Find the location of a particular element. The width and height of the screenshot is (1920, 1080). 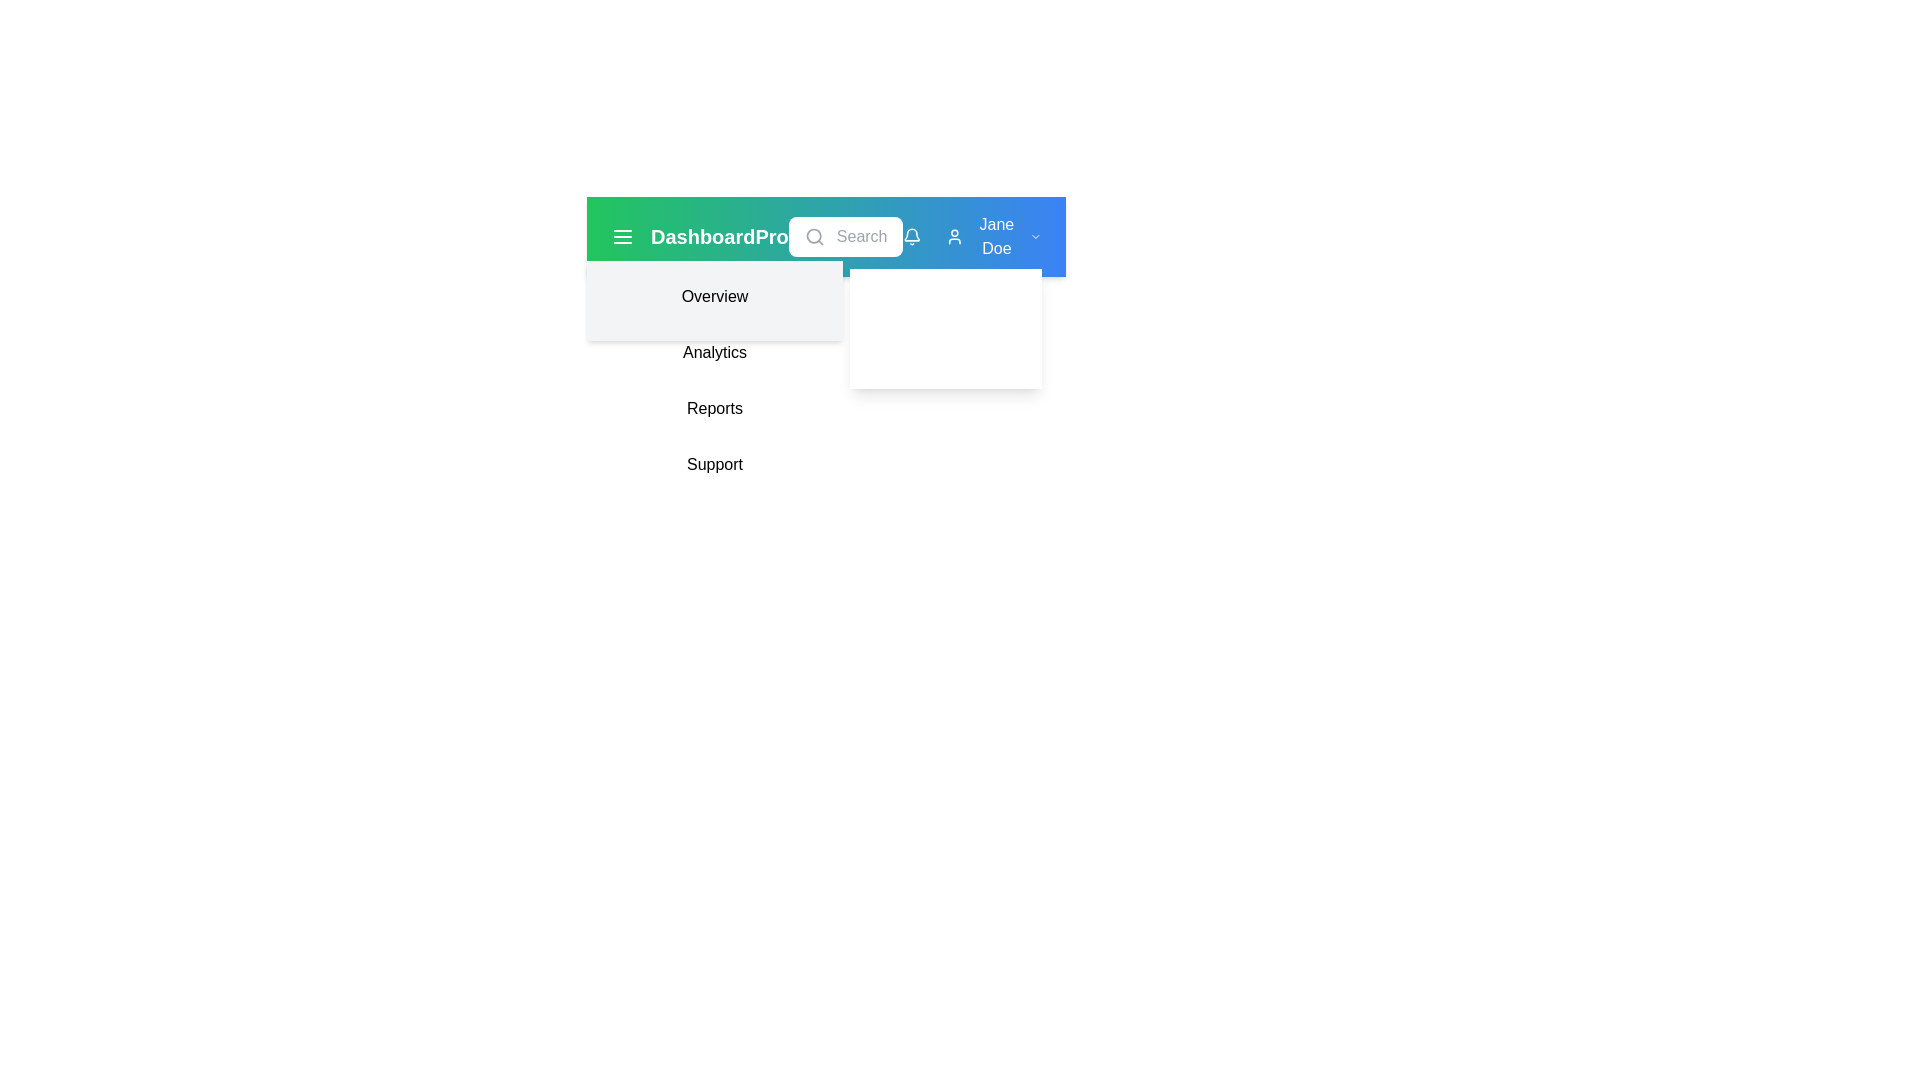

the search bar in the Navigation Bar, which features a gradient background and contains the text 'DashboardPro' and a notification bell icon is located at coordinates (826, 235).